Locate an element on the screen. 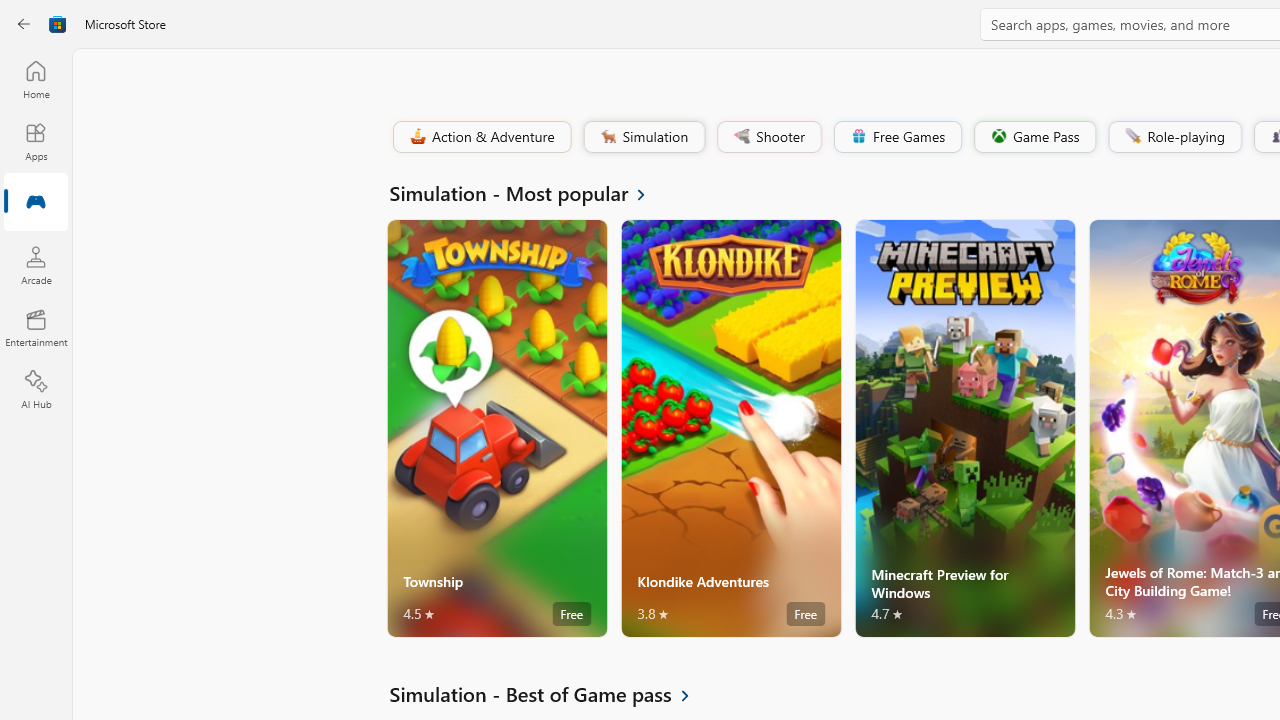 The image size is (1280, 720). 'Simulation' is located at coordinates (643, 135).